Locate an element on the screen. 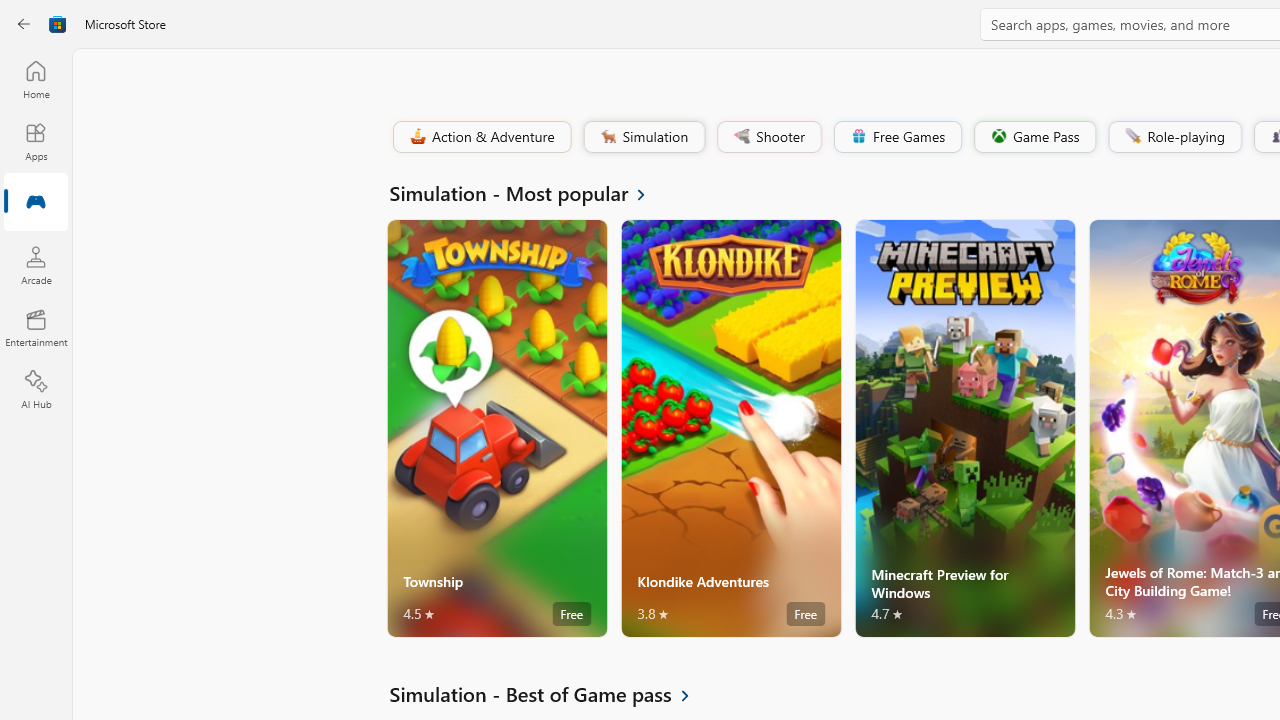 The image size is (1280, 720). 'Simulation' is located at coordinates (643, 135).